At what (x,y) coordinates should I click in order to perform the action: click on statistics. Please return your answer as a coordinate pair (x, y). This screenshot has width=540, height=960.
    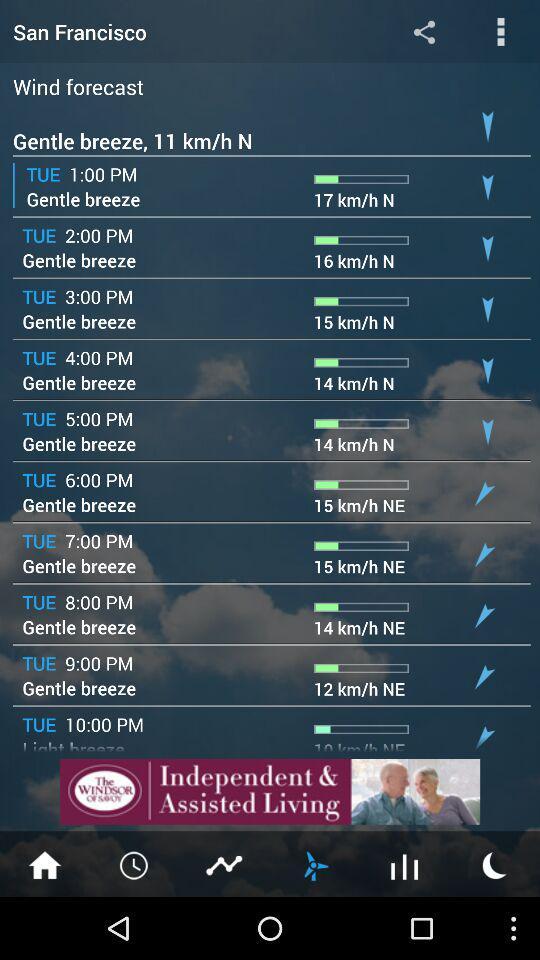
    Looking at the image, I should click on (224, 863).